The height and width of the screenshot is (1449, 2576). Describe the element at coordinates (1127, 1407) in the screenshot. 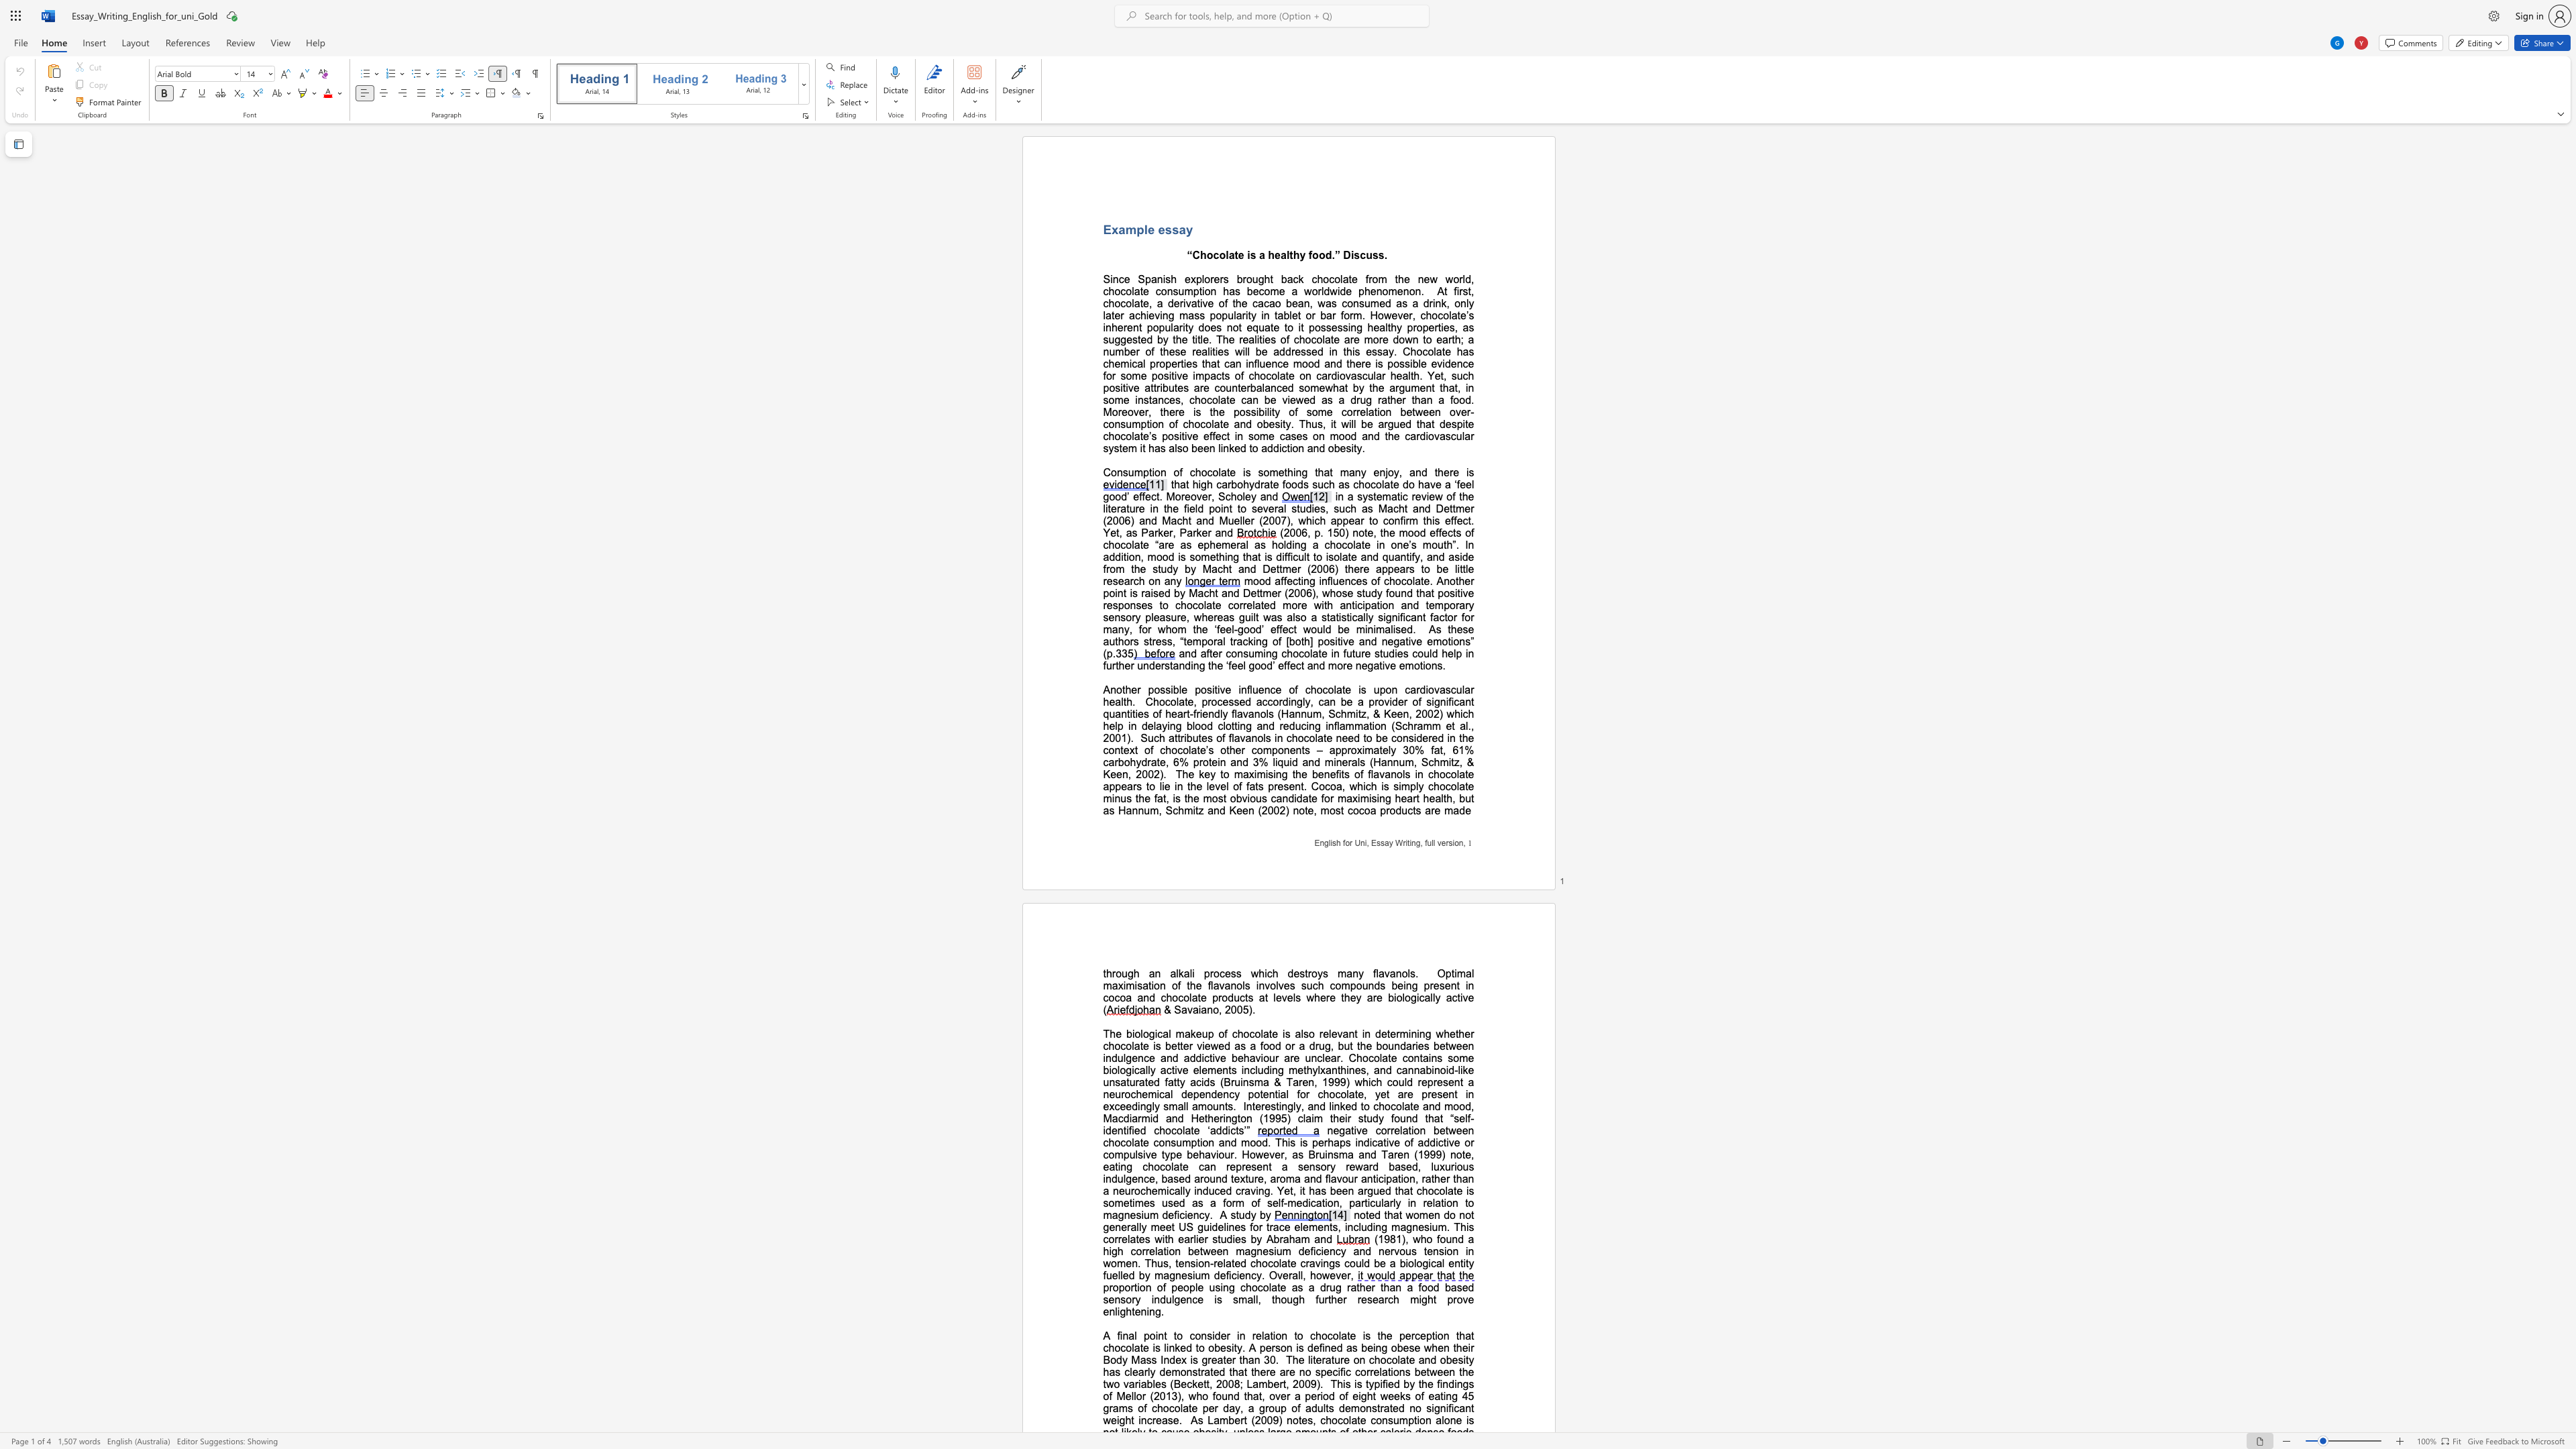

I see `the subset text "s of chocolate per day," within the text "This is typified by the findings of Mellor (2013), who found that, over a period of eight weeks of eating 45 grams of chocolate per day, a group of adults"` at that location.